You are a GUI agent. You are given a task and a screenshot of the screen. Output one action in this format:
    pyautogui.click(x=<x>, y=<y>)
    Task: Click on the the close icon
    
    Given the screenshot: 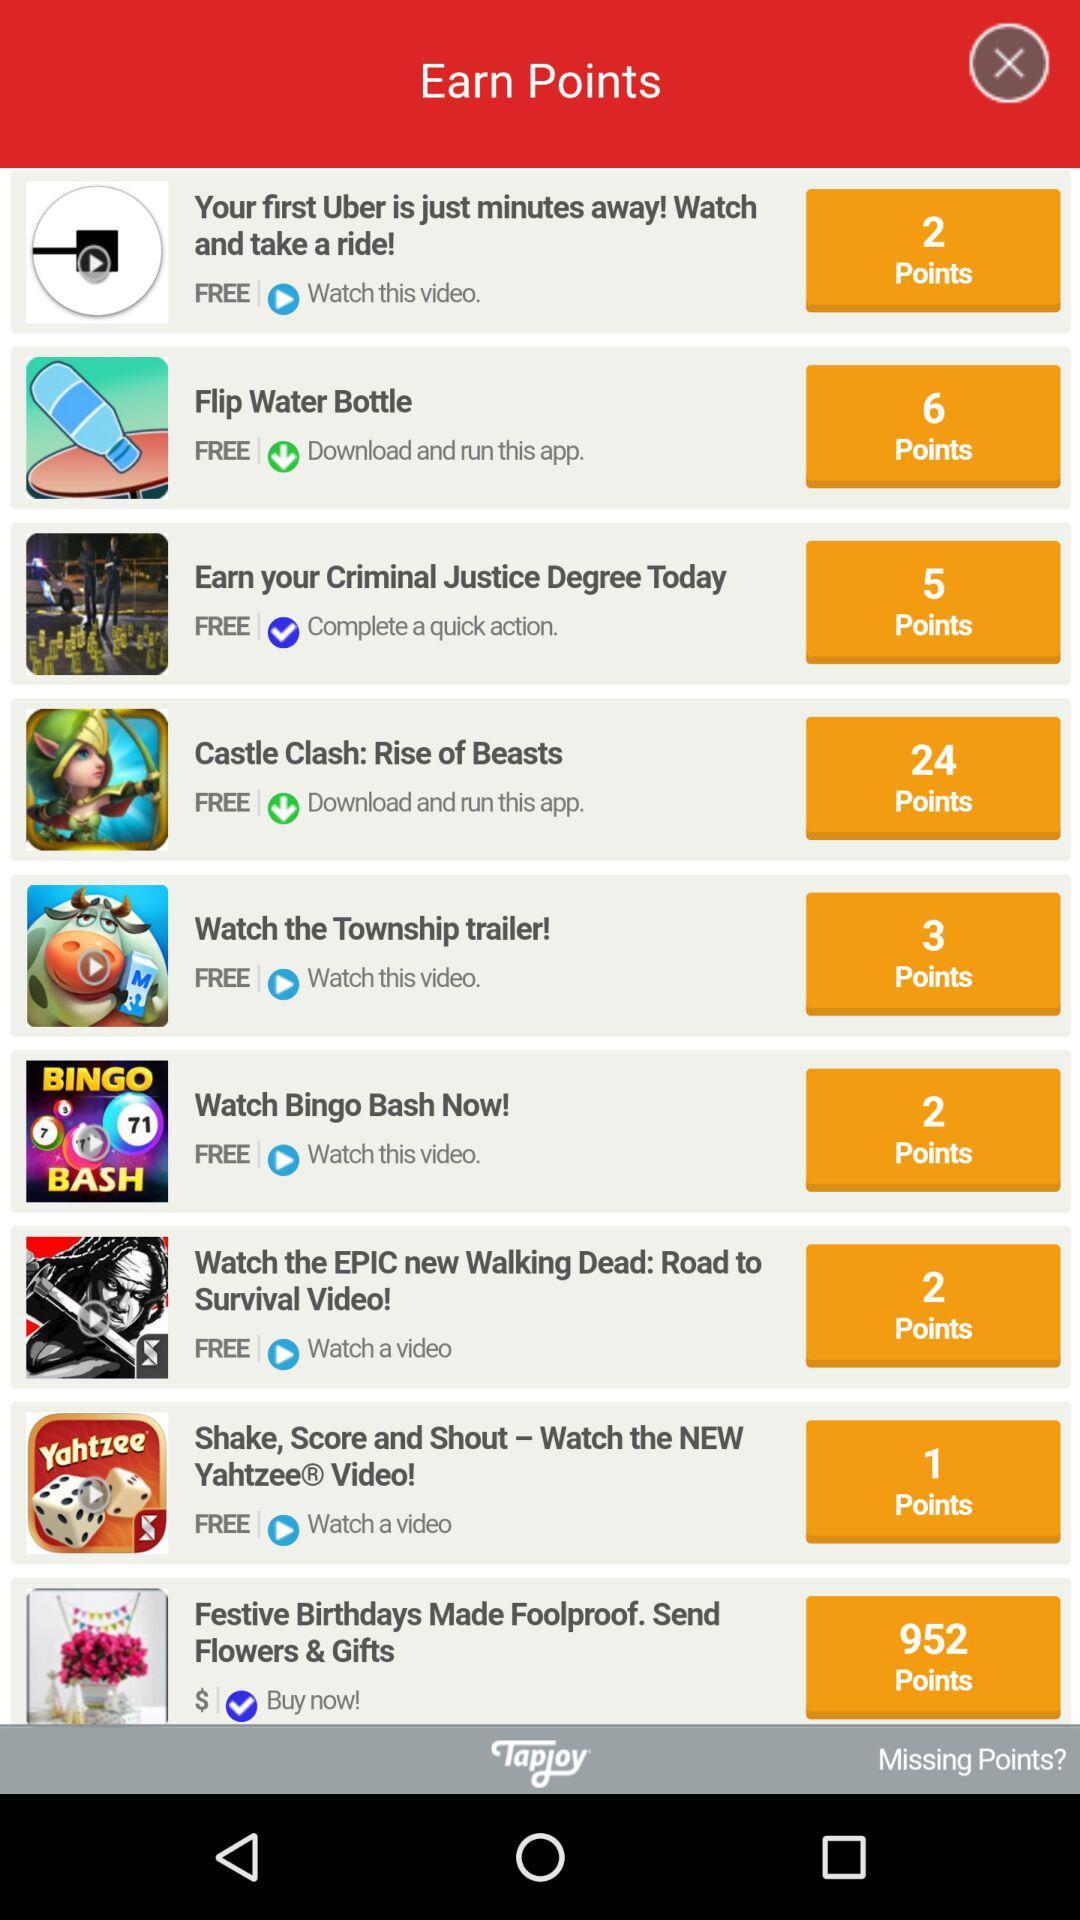 What is the action you would take?
    pyautogui.click(x=995, y=83)
    